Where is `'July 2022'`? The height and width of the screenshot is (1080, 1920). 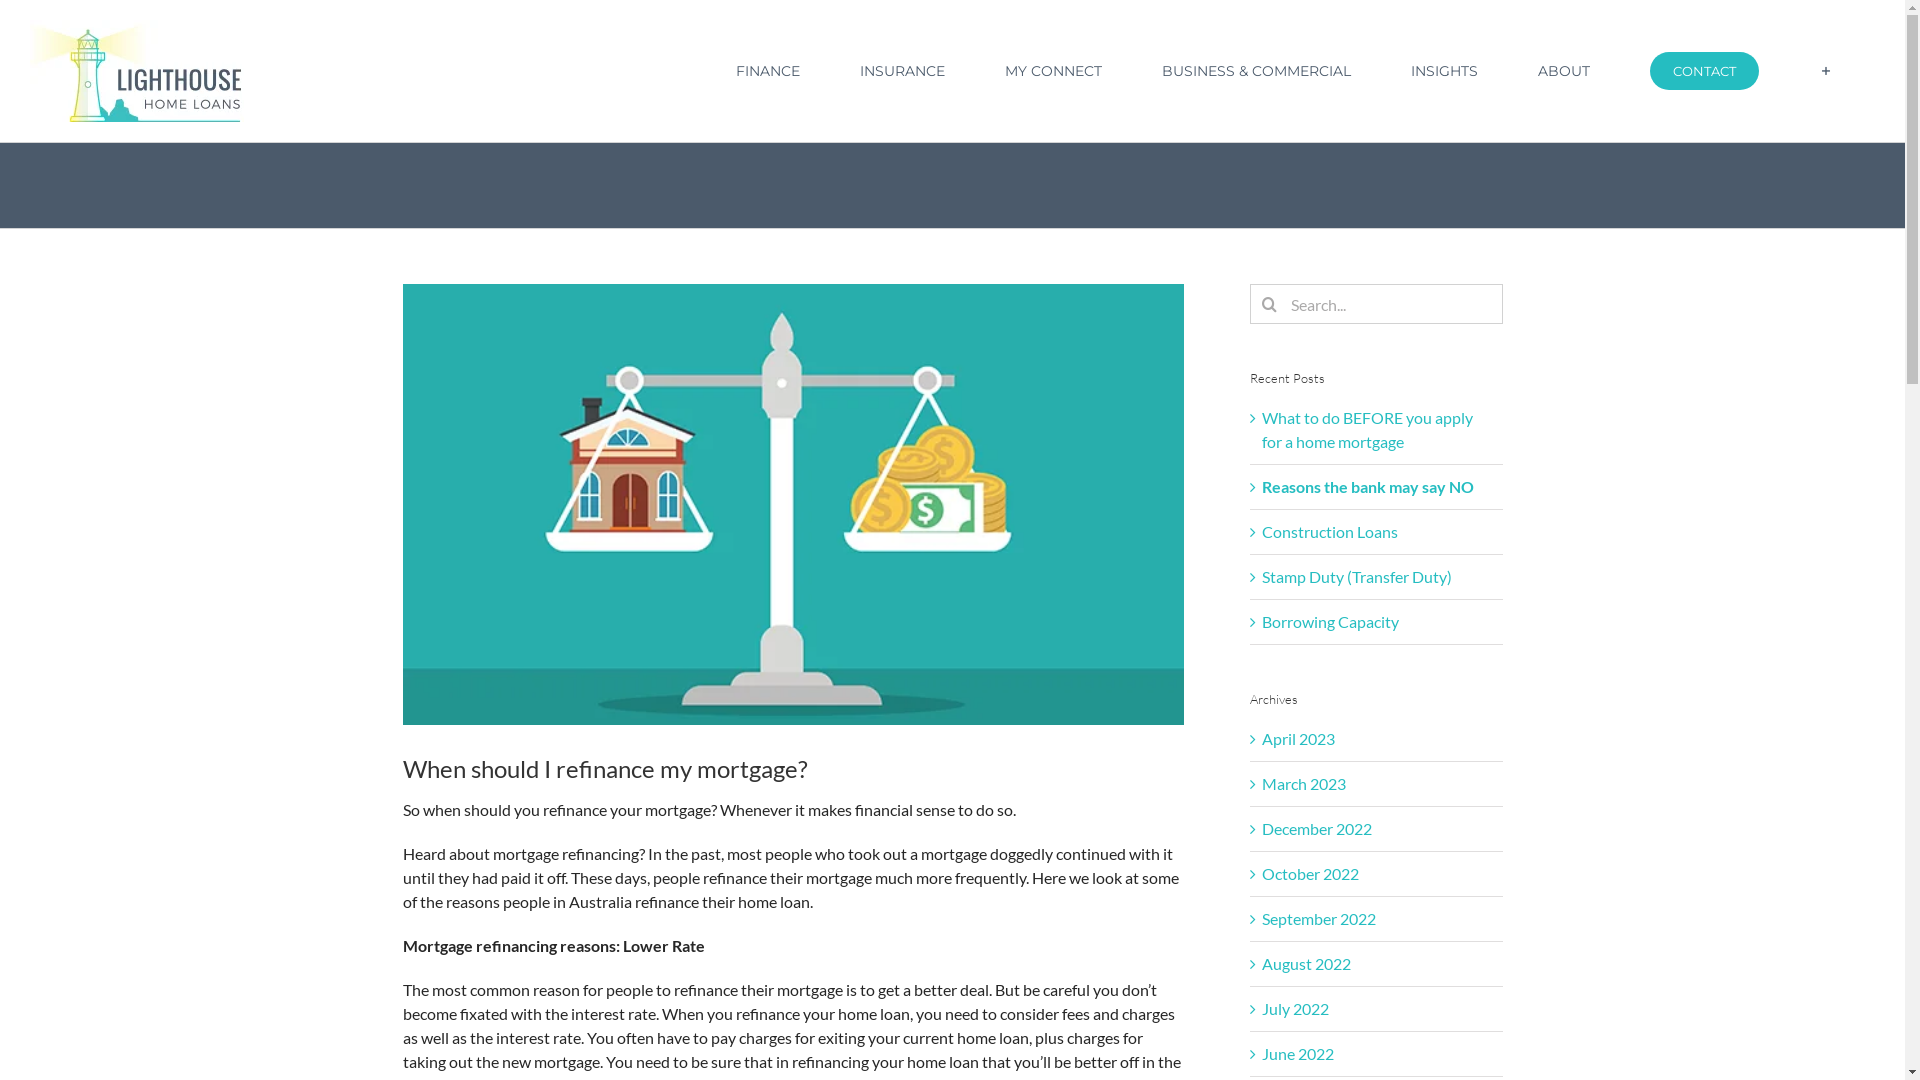
'July 2022' is located at coordinates (1261, 1008).